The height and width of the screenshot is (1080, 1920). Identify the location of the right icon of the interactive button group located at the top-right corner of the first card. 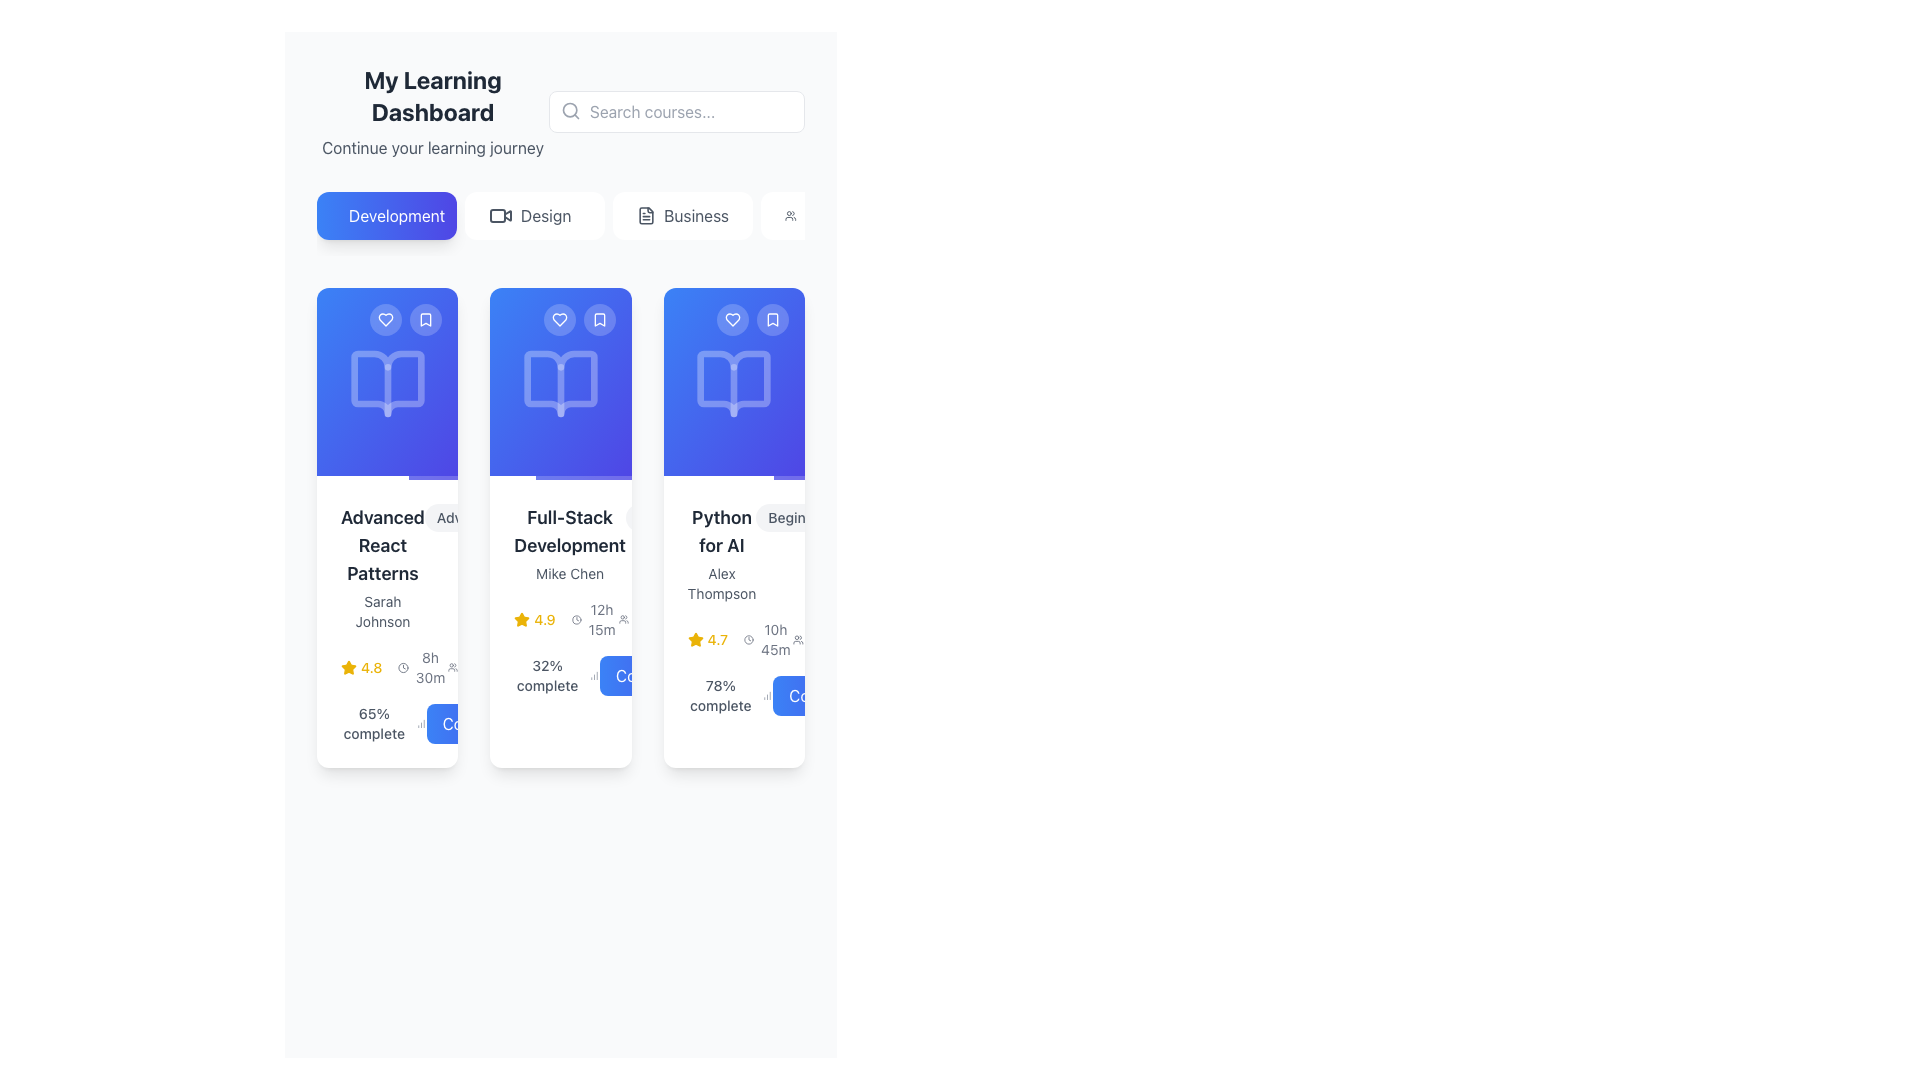
(405, 319).